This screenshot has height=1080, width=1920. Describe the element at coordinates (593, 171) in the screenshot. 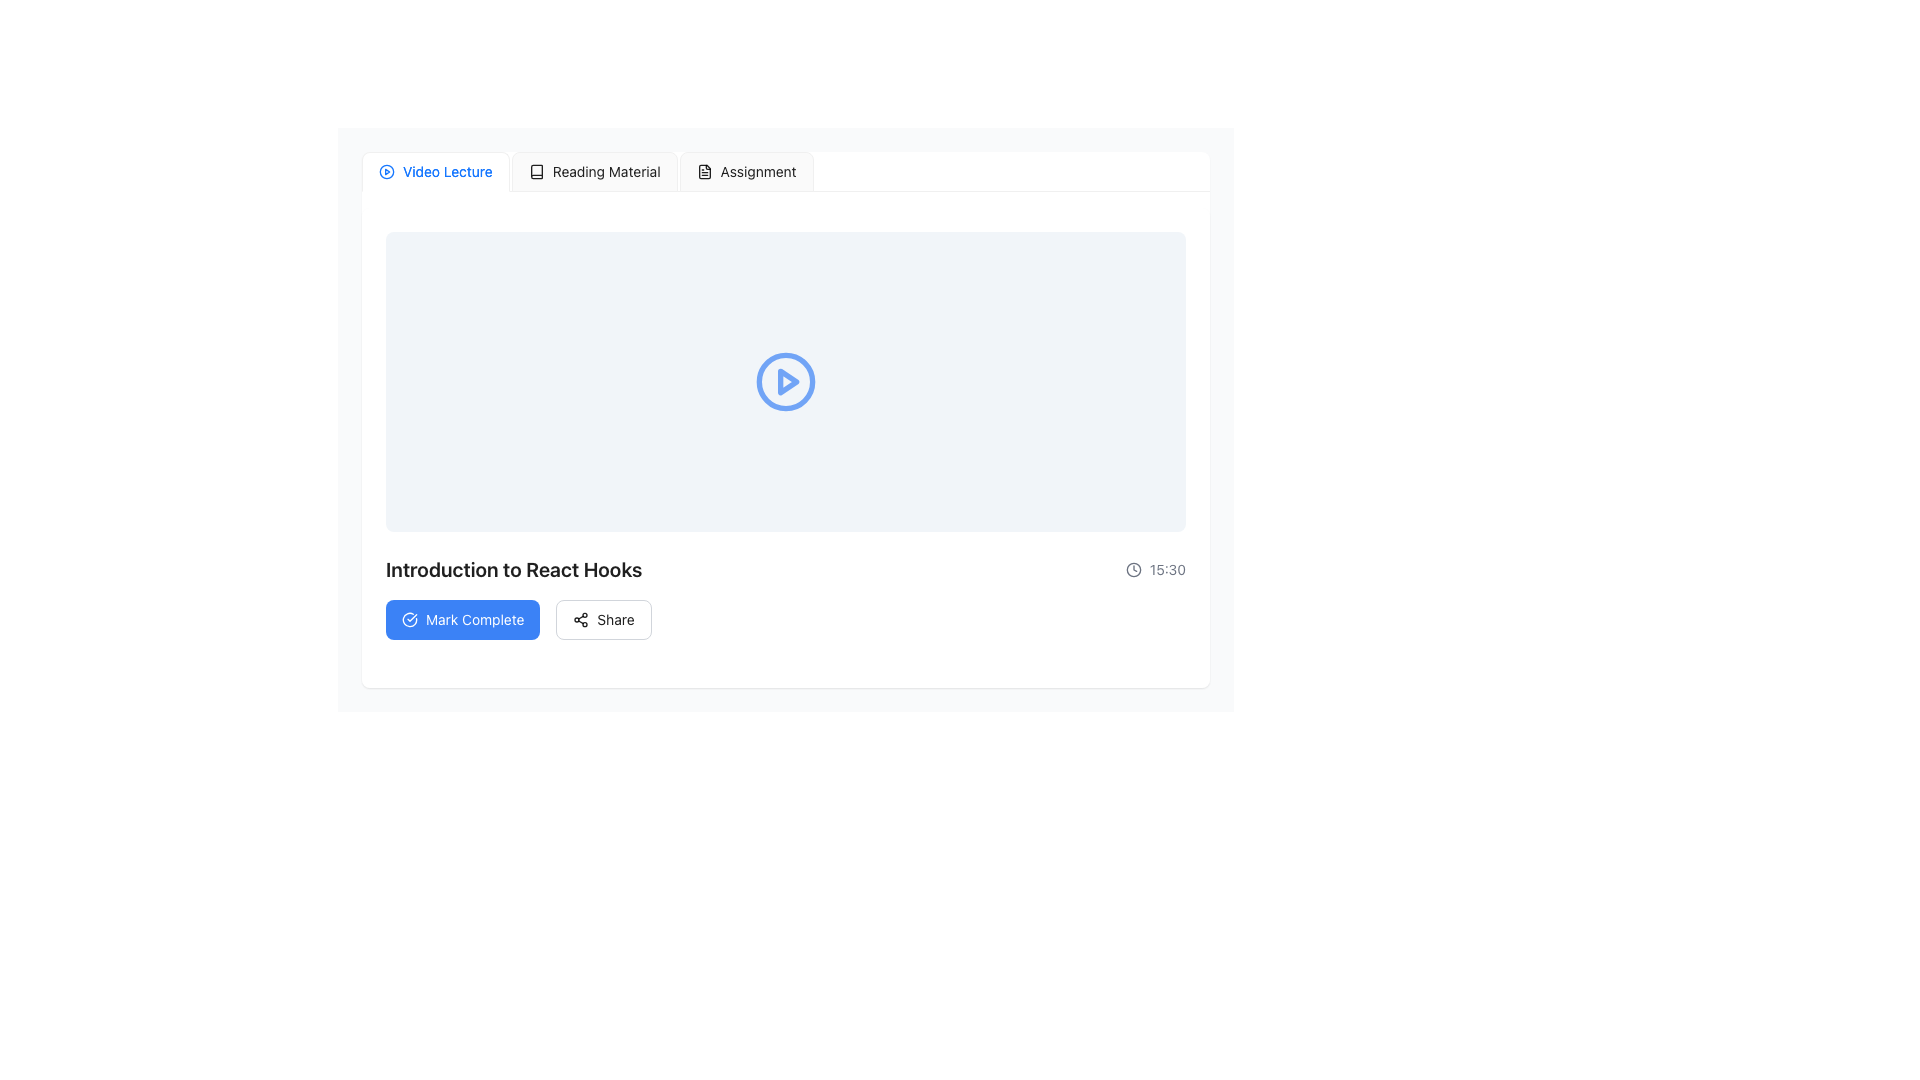

I see `the 'Reading Material' tab in the tab navigation bar` at that location.